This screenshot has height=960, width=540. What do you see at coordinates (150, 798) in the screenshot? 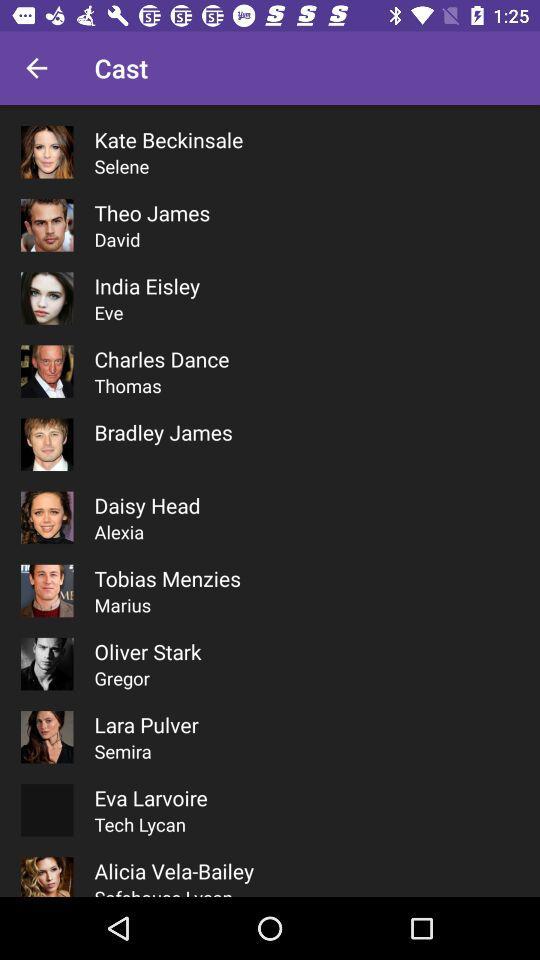
I see `eva larvoire icon` at bounding box center [150, 798].